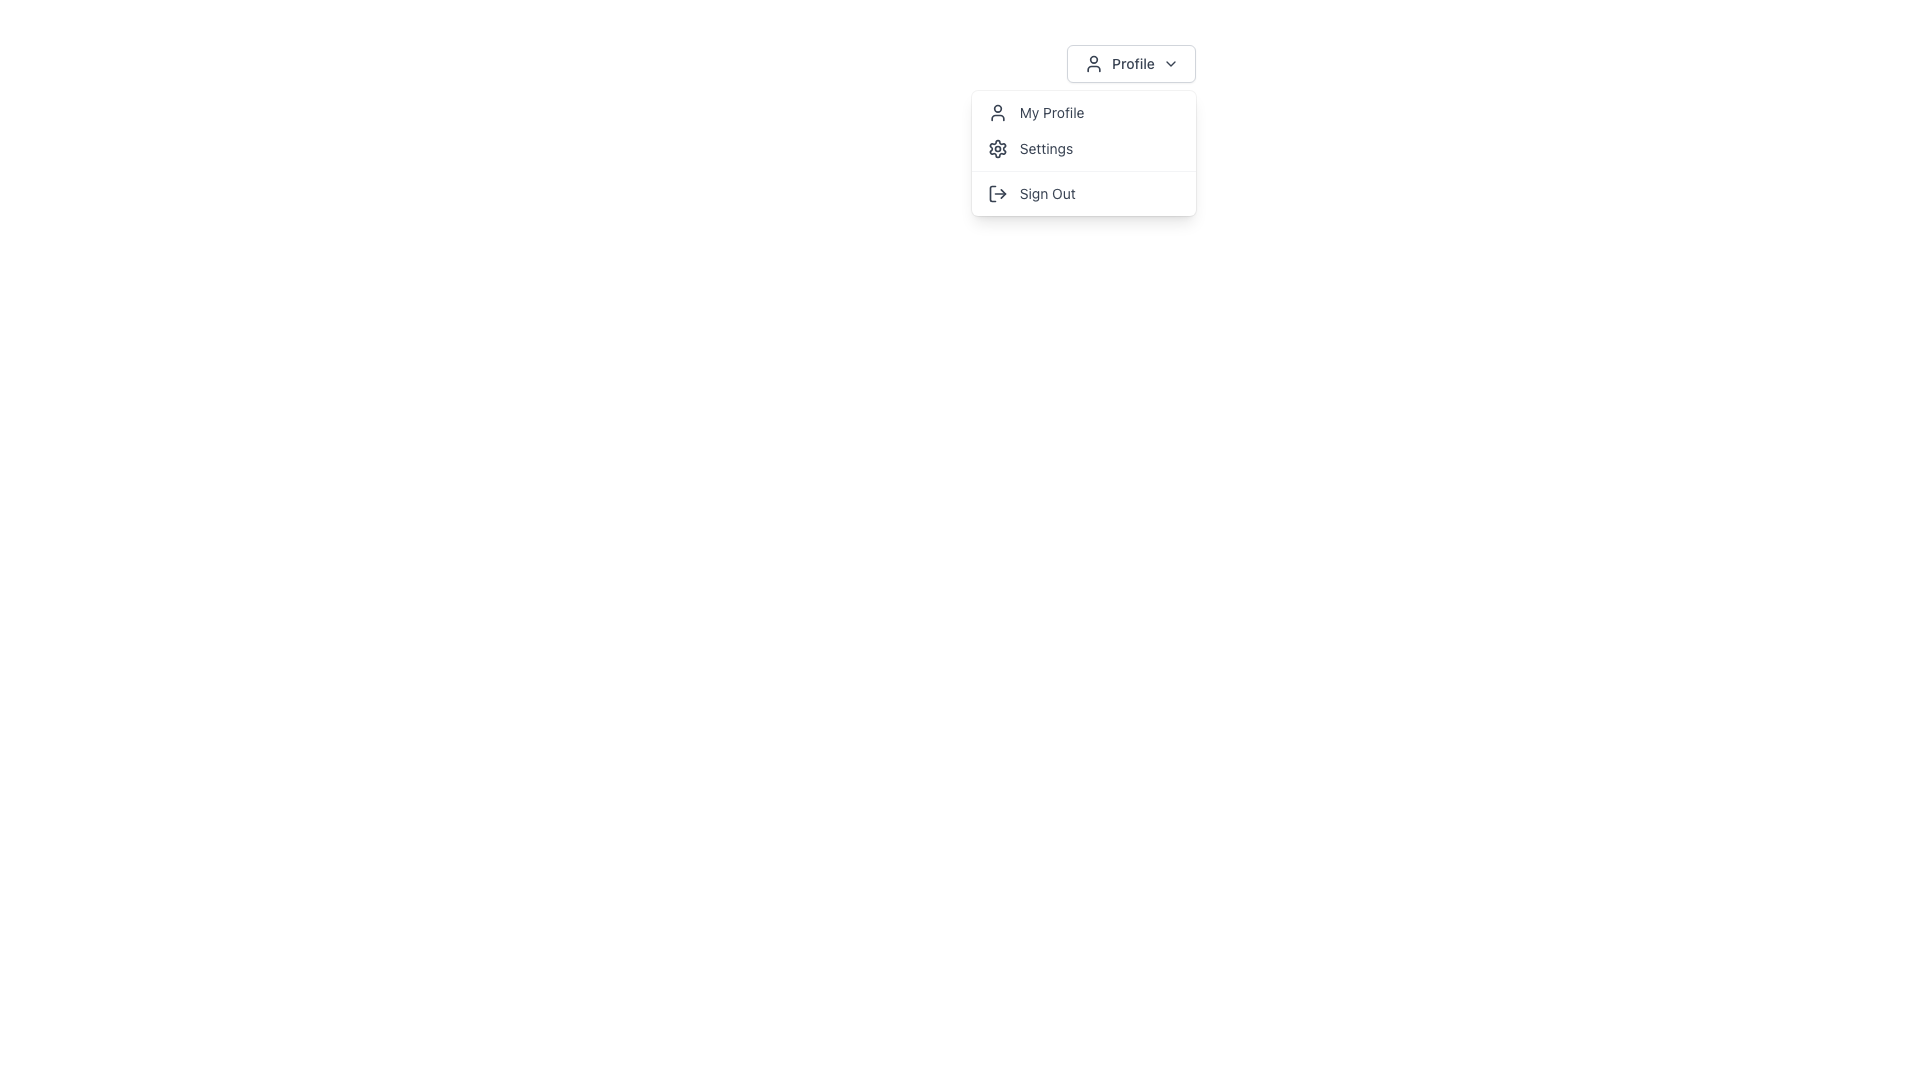 The image size is (1920, 1080). Describe the element at coordinates (1082, 193) in the screenshot. I see `the 'Sign Out' menu item, which is the third item in the dropdown menu` at that location.